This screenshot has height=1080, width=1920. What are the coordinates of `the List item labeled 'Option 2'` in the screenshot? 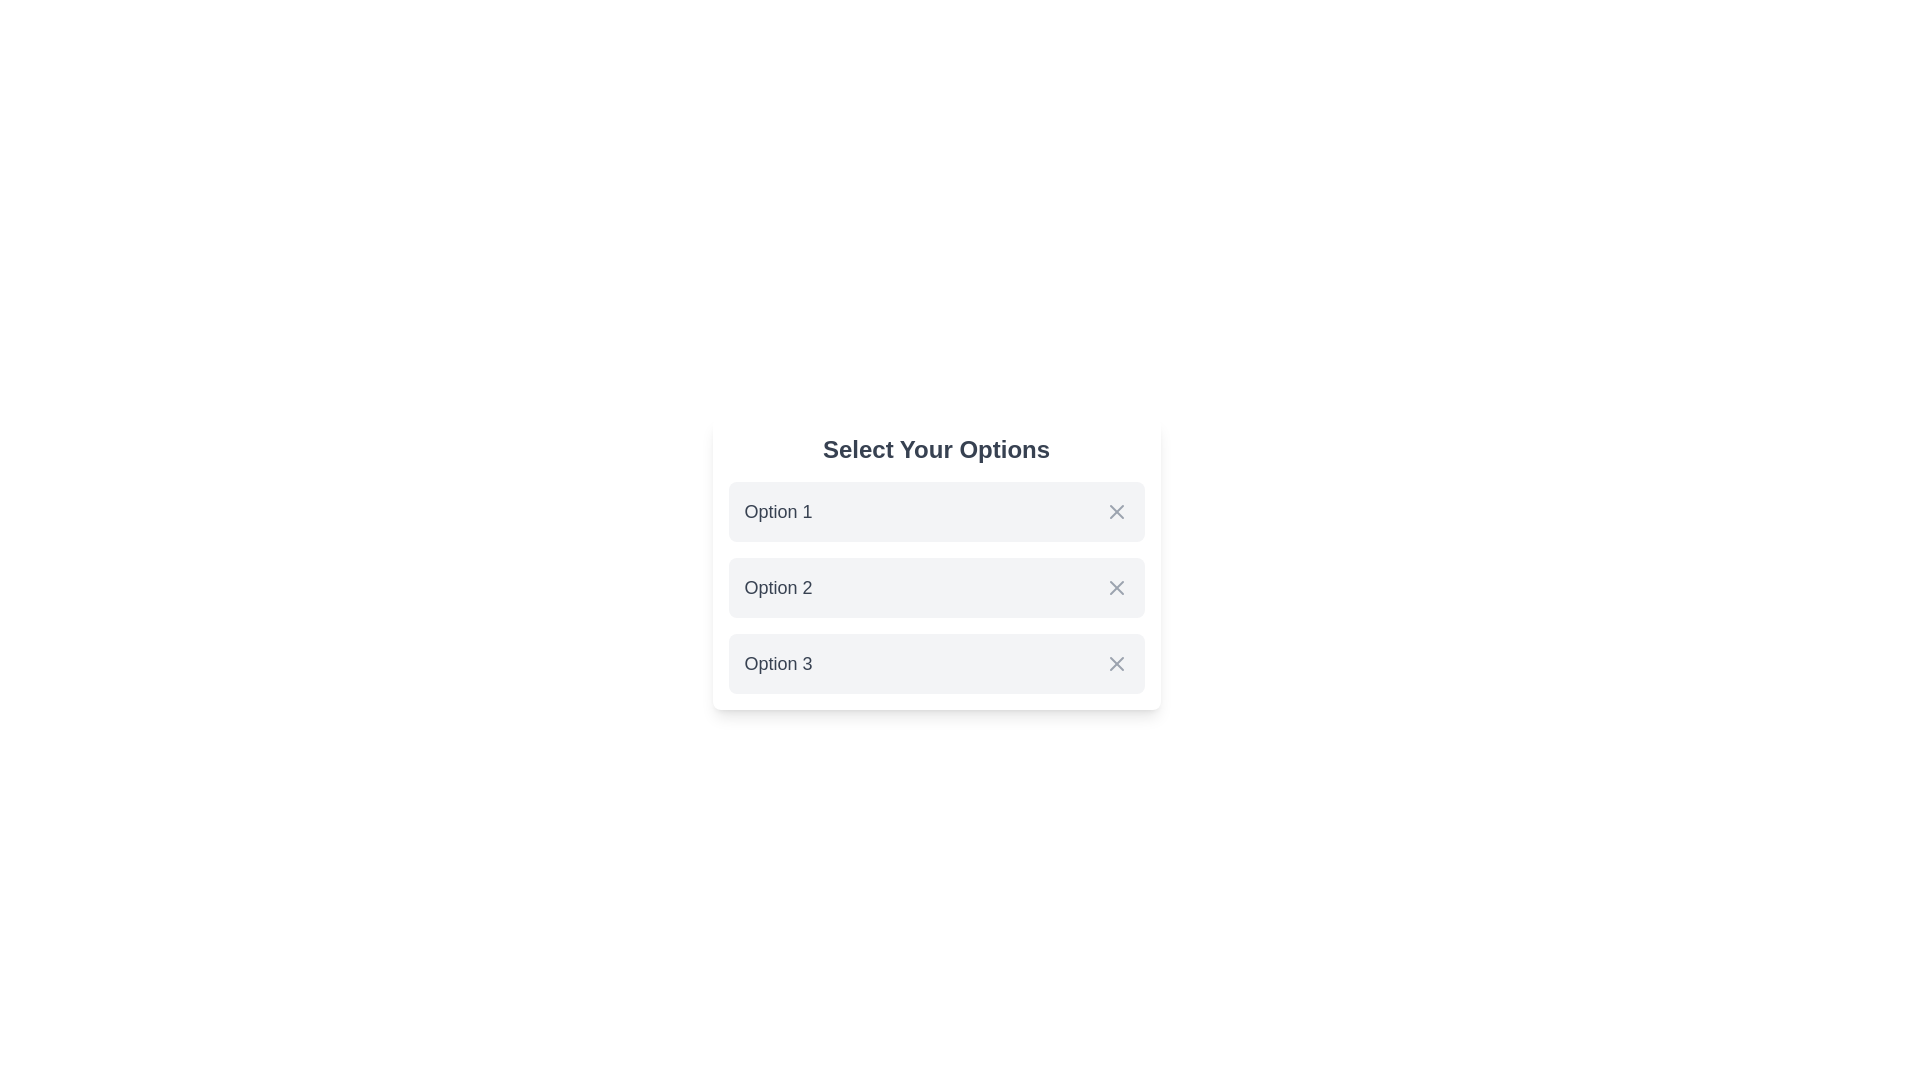 It's located at (935, 586).